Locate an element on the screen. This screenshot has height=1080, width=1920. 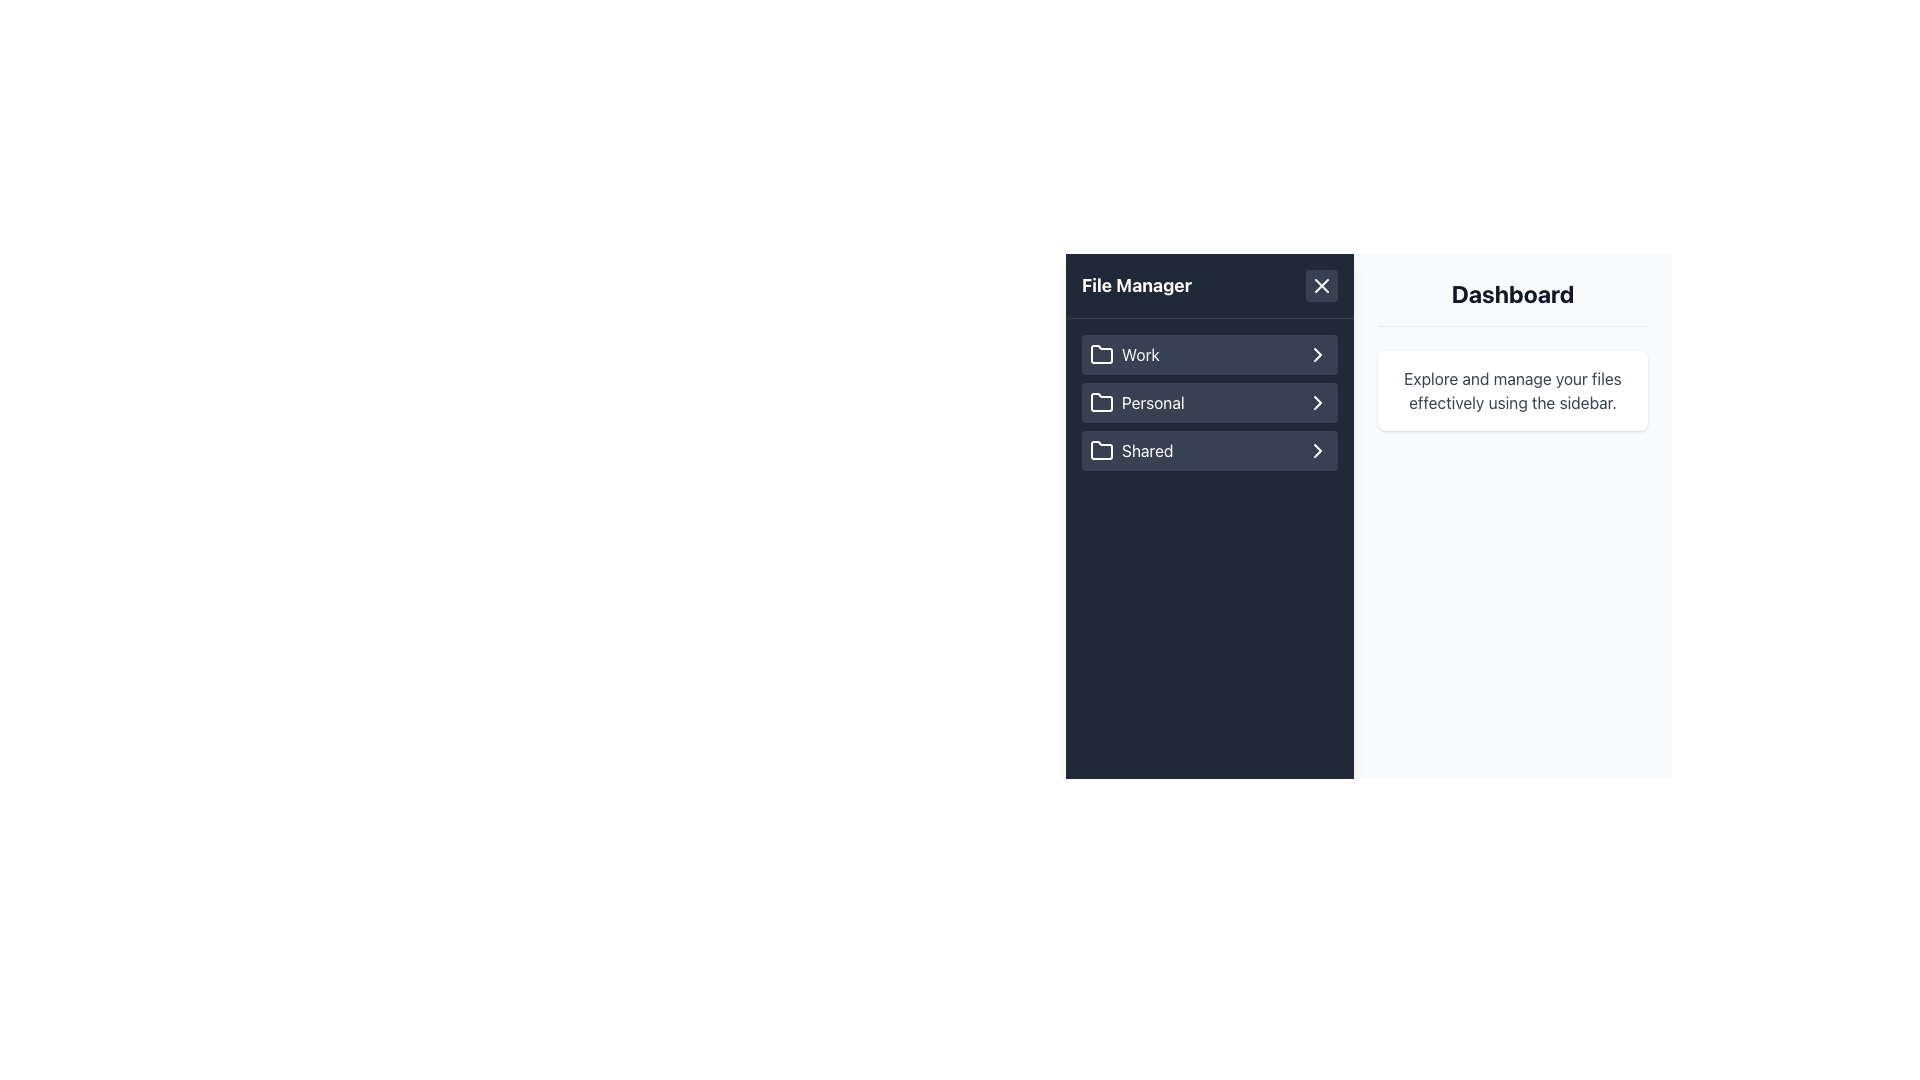
the folder icon located next to the text 'Personal' in the 'File Manager' section of the sidebar is located at coordinates (1101, 402).